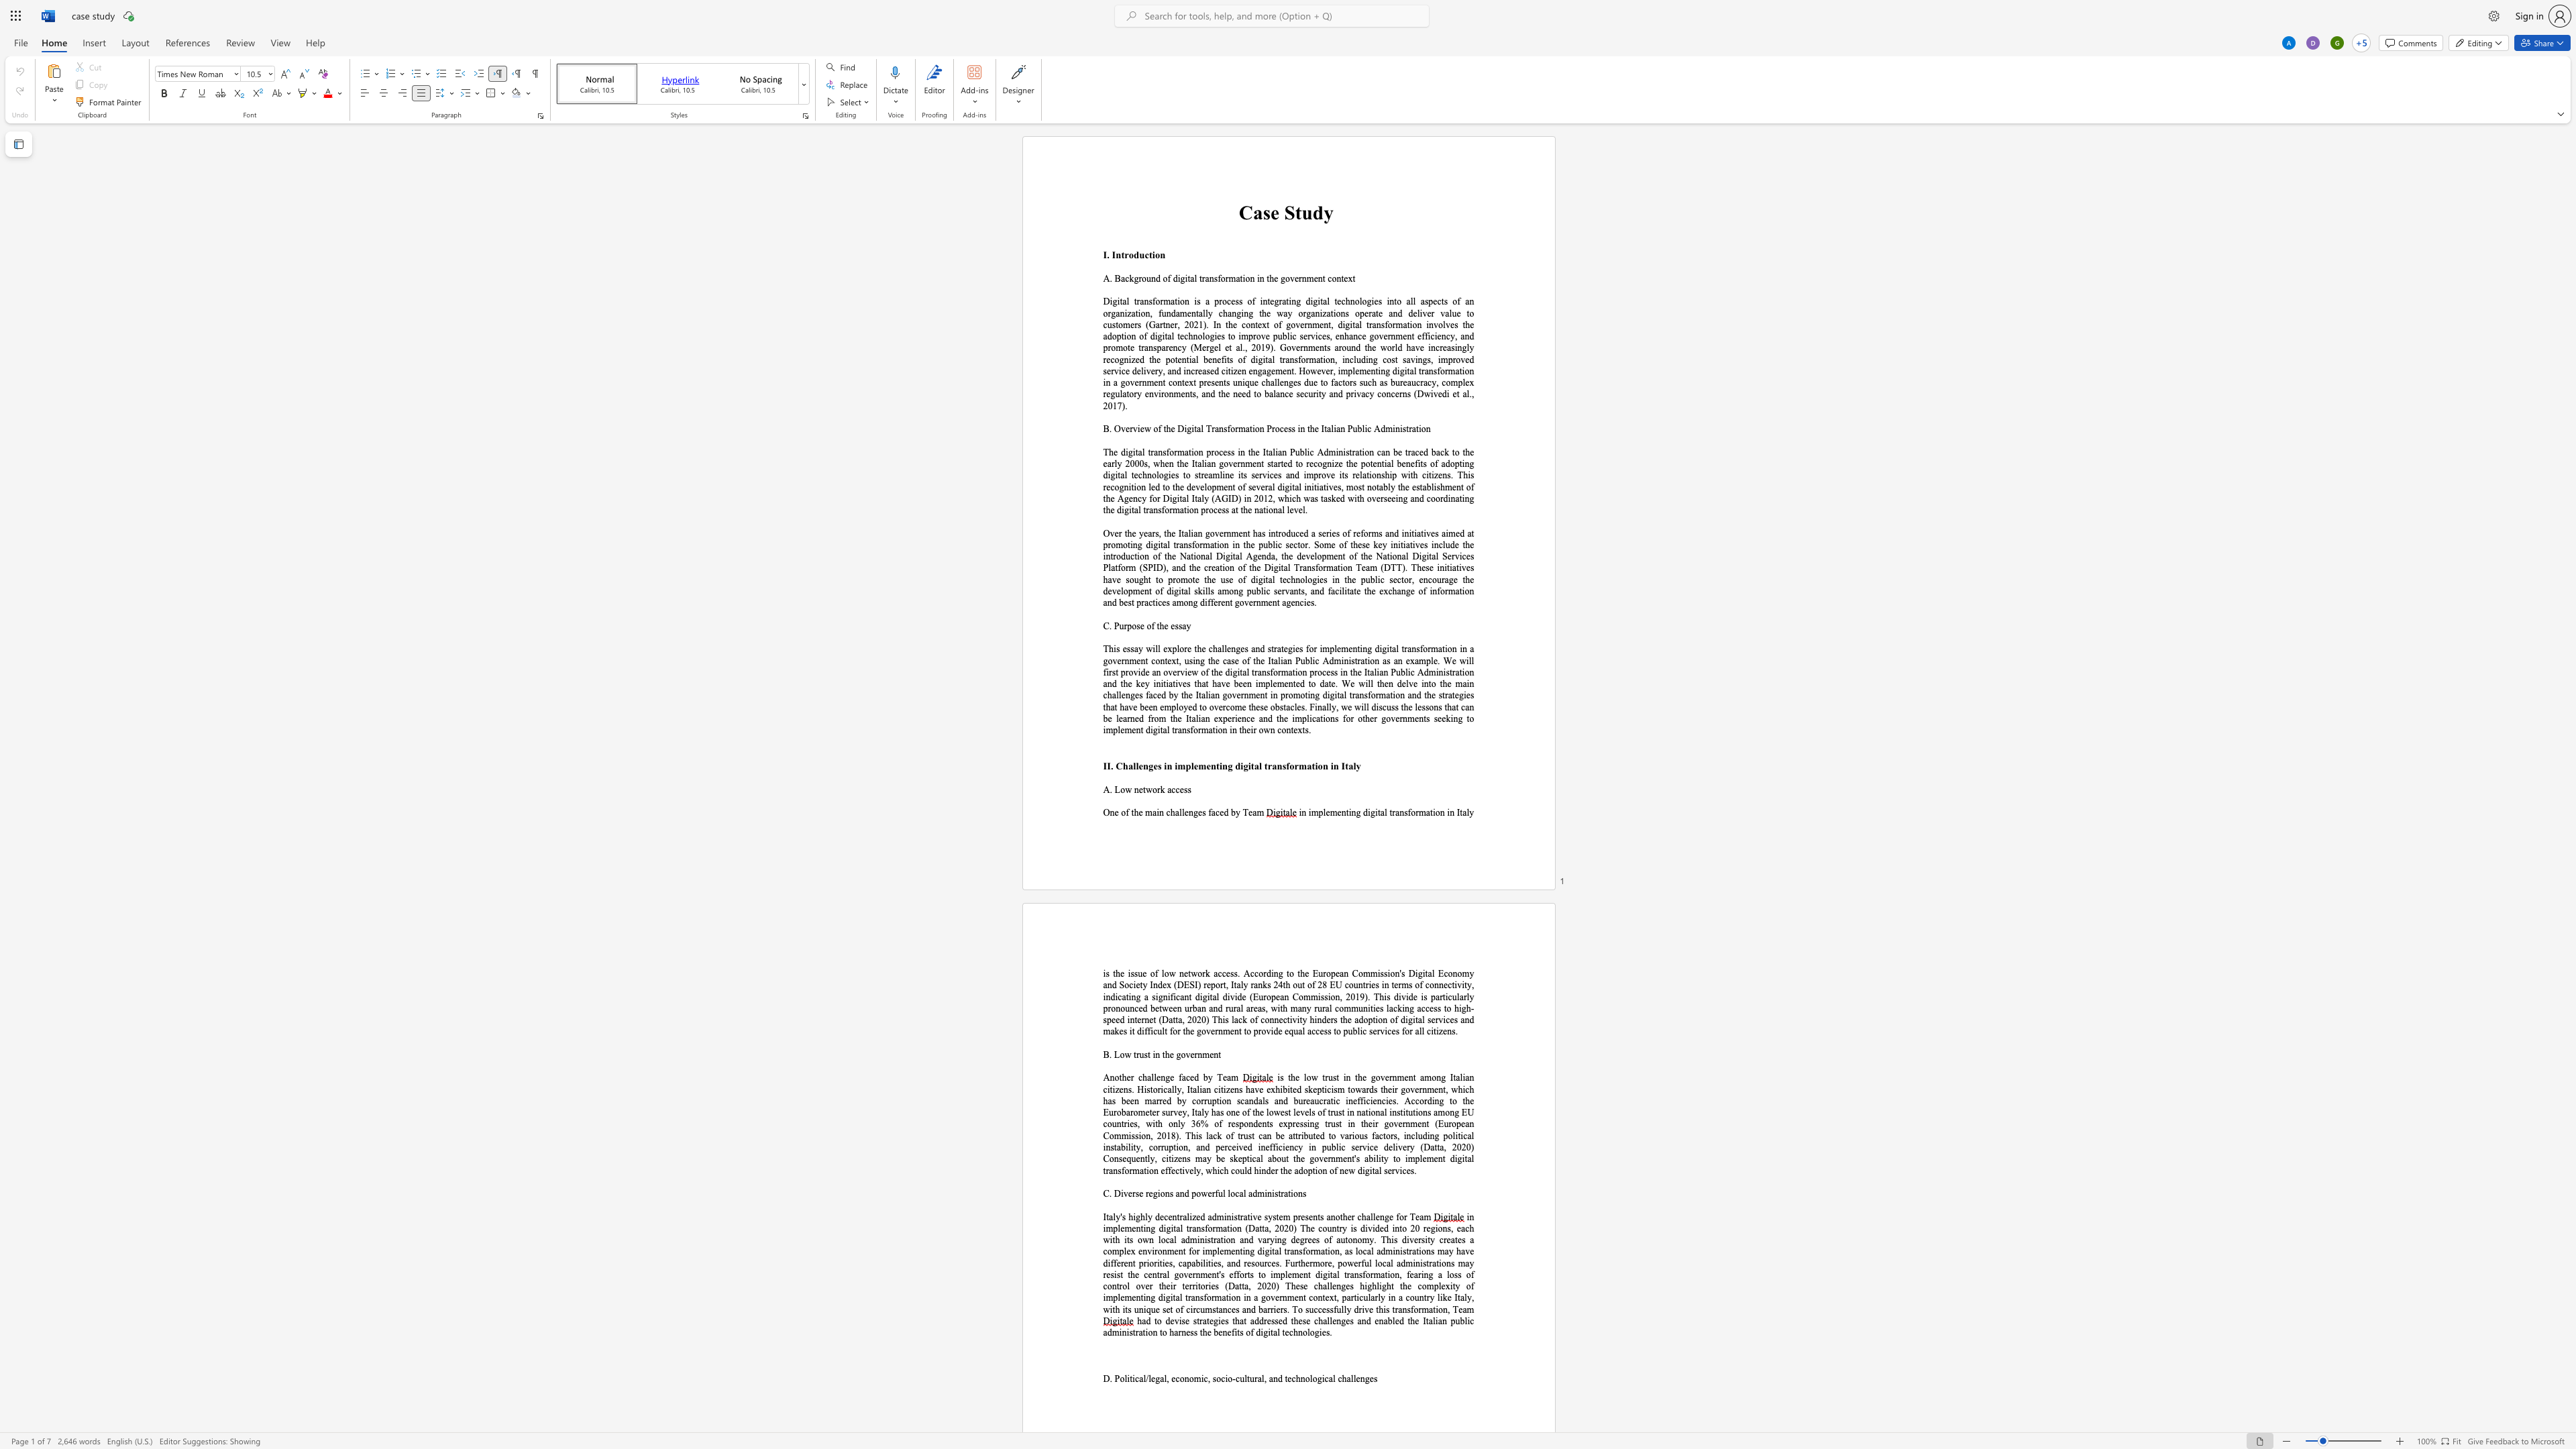 The image size is (2576, 1449). What do you see at coordinates (1305, 765) in the screenshot?
I see `the space between the continuous character "m" and "a" in the text` at bounding box center [1305, 765].